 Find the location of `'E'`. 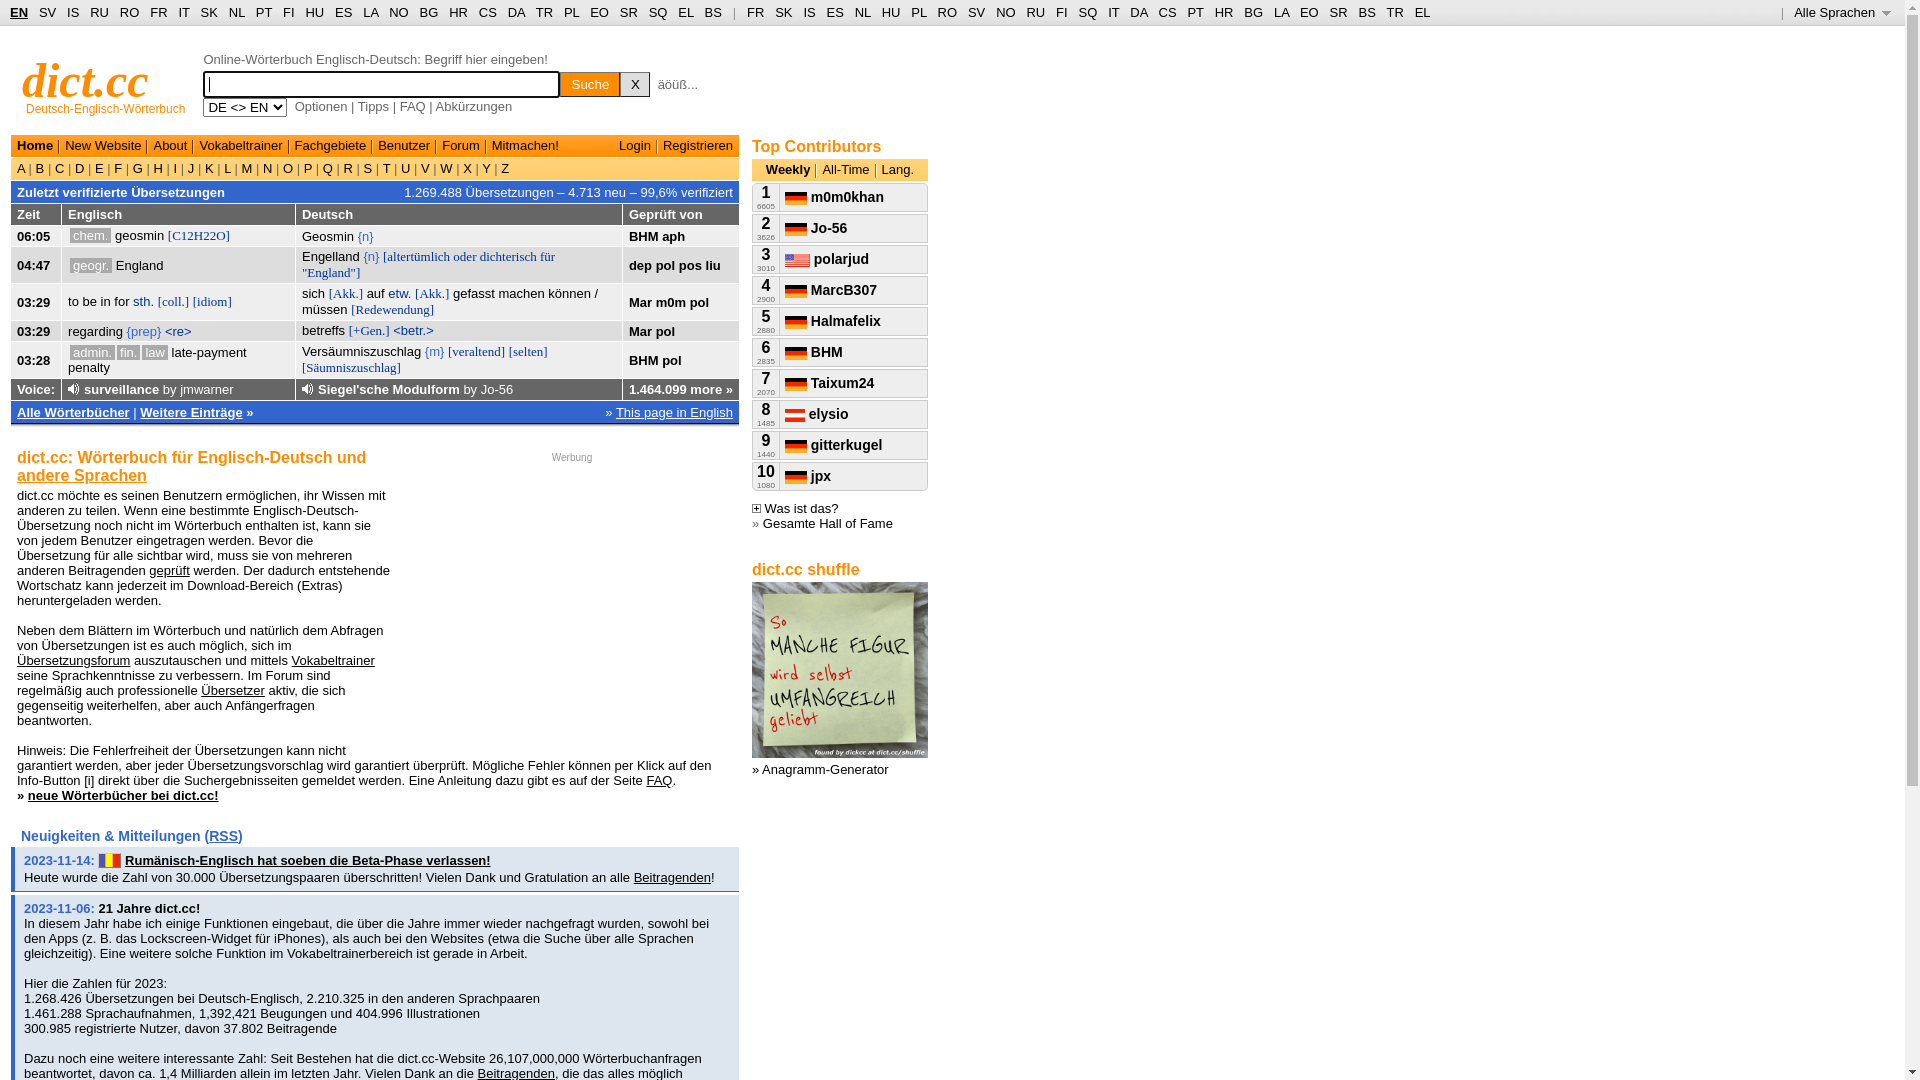

'E' is located at coordinates (98, 167).